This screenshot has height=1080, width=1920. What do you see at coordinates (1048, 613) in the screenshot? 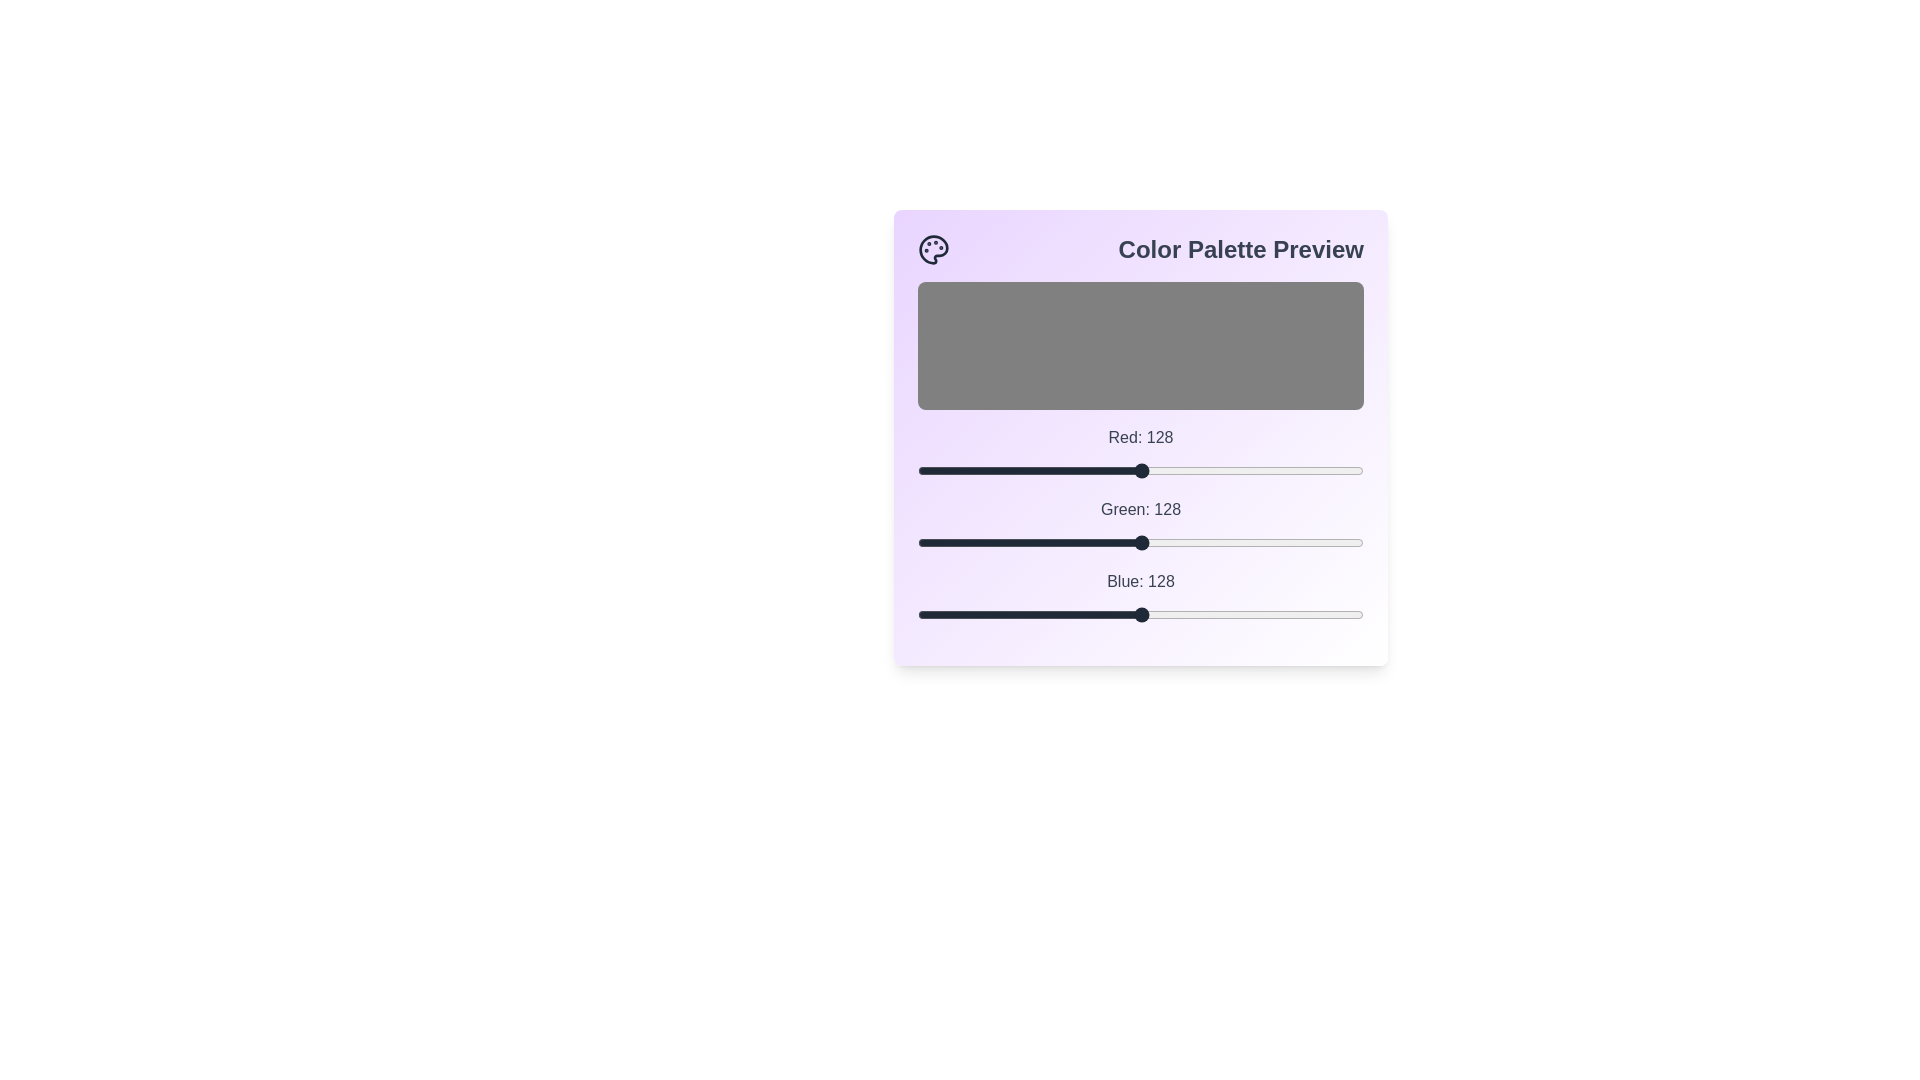
I see `the blue color value` at bounding box center [1048, 613].